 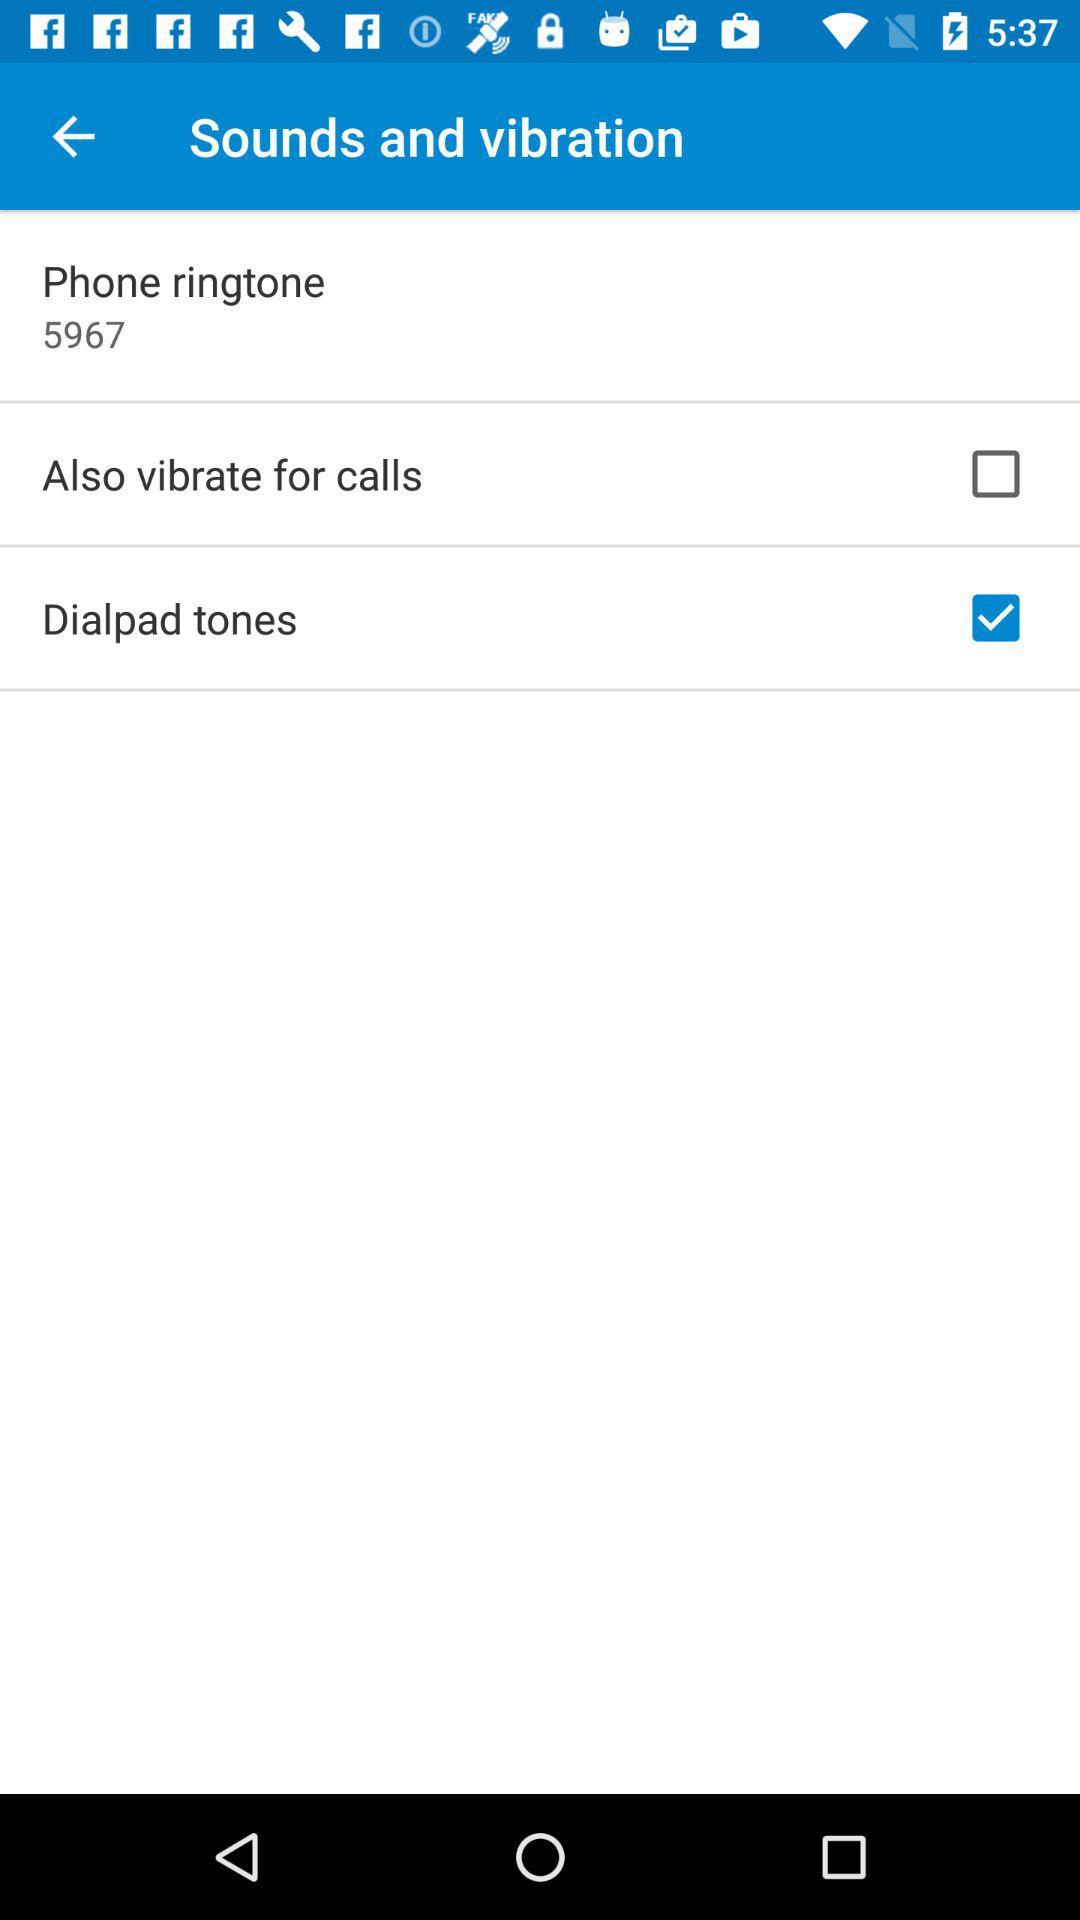 I want to click on the phone ringtone, so click(x=183, y=279).